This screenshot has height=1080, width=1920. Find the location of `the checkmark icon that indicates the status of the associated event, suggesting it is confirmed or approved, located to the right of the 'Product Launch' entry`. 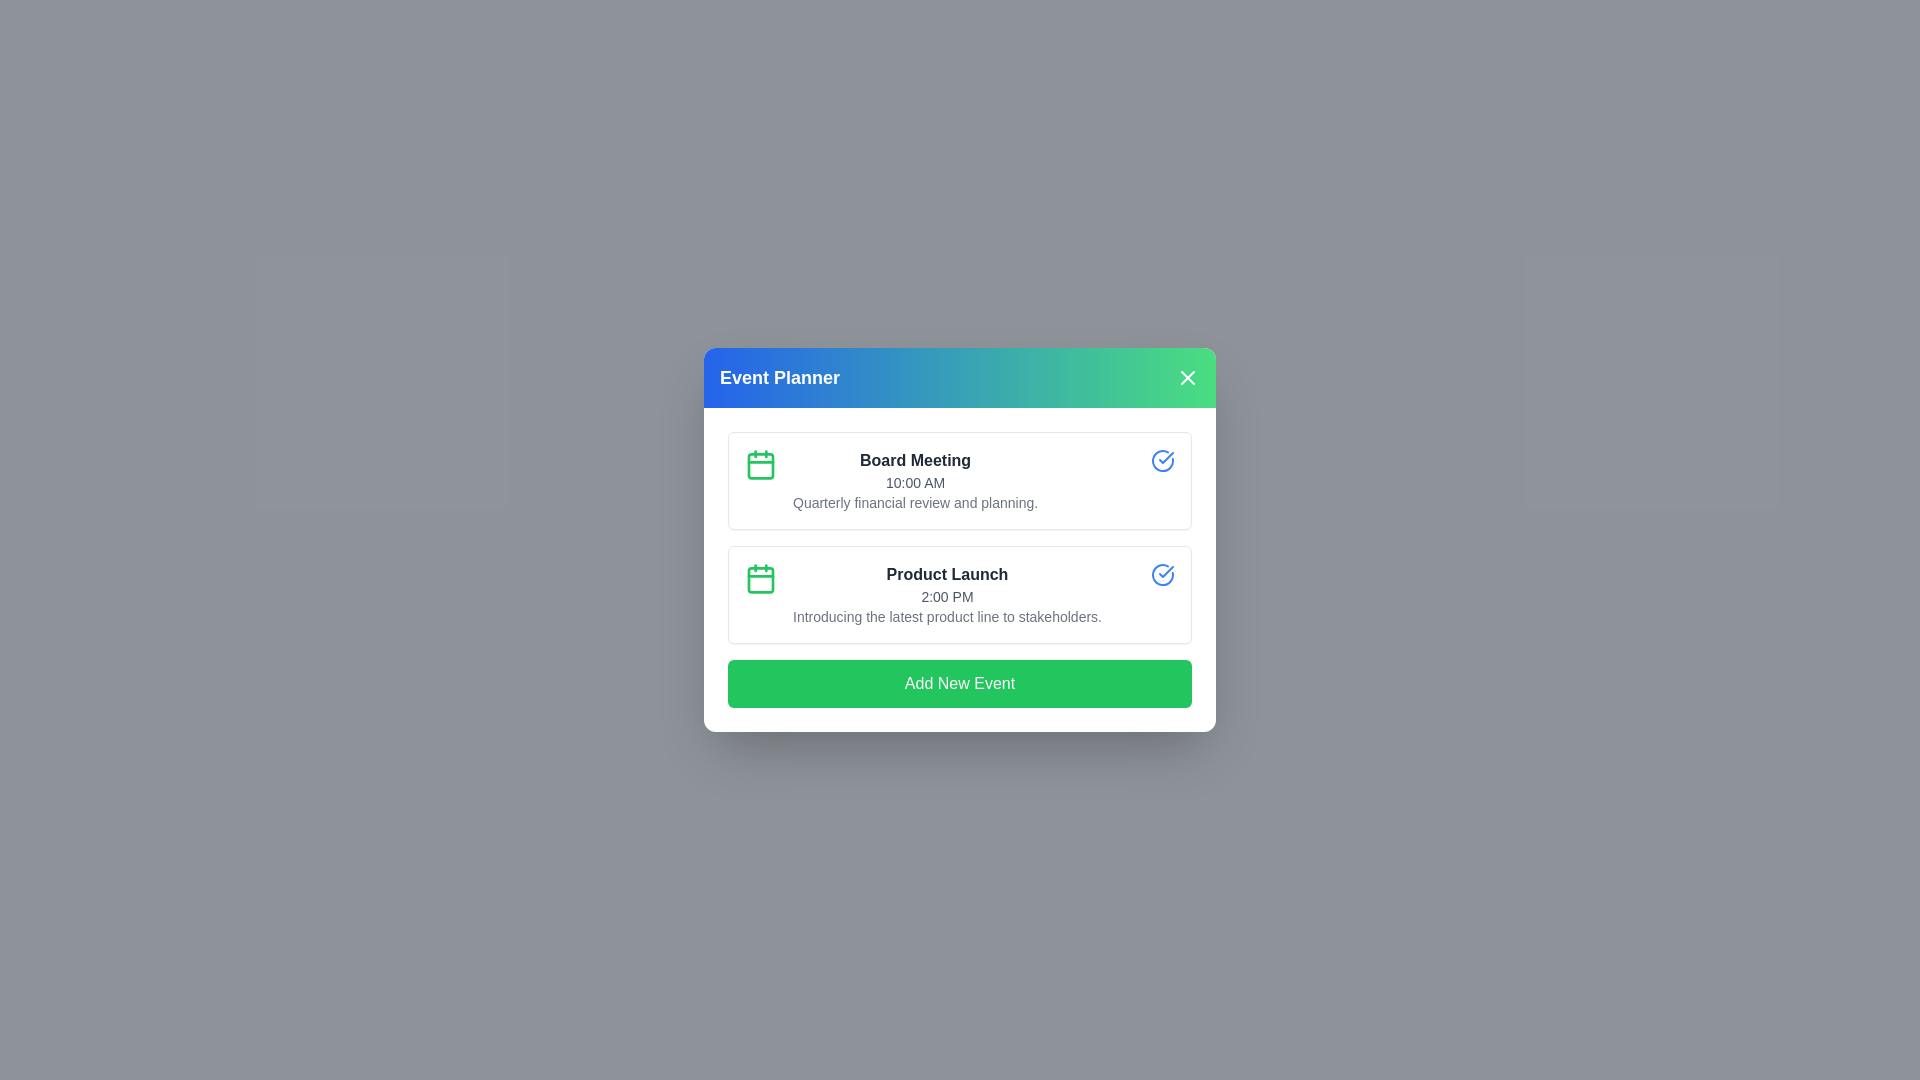

the checkmark icon that indicates the status of the associated event, suggesting it is confirmed or approved, located to the right of the 'Product Launch' entry is located at coordinates (1166, 458).